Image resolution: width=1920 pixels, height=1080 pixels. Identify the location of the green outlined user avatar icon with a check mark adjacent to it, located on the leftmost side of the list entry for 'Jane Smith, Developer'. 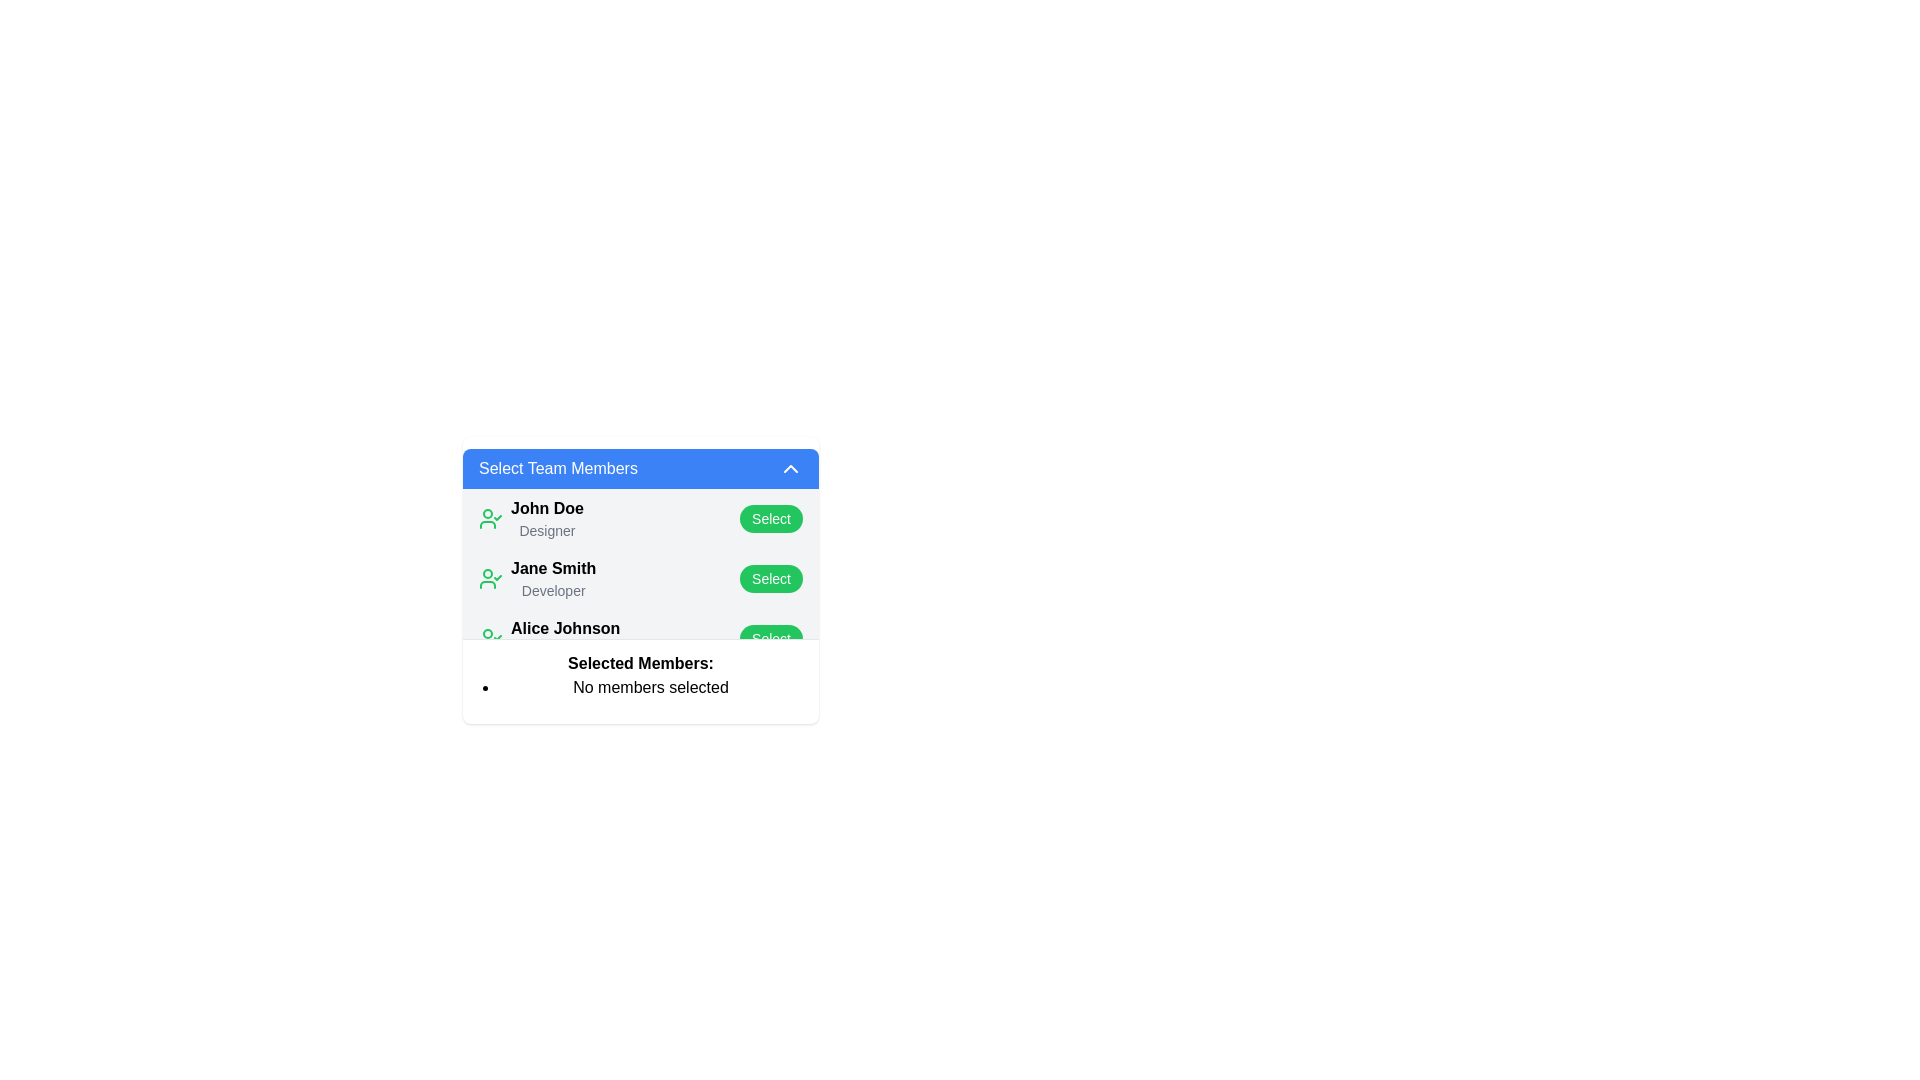
(490, 578).